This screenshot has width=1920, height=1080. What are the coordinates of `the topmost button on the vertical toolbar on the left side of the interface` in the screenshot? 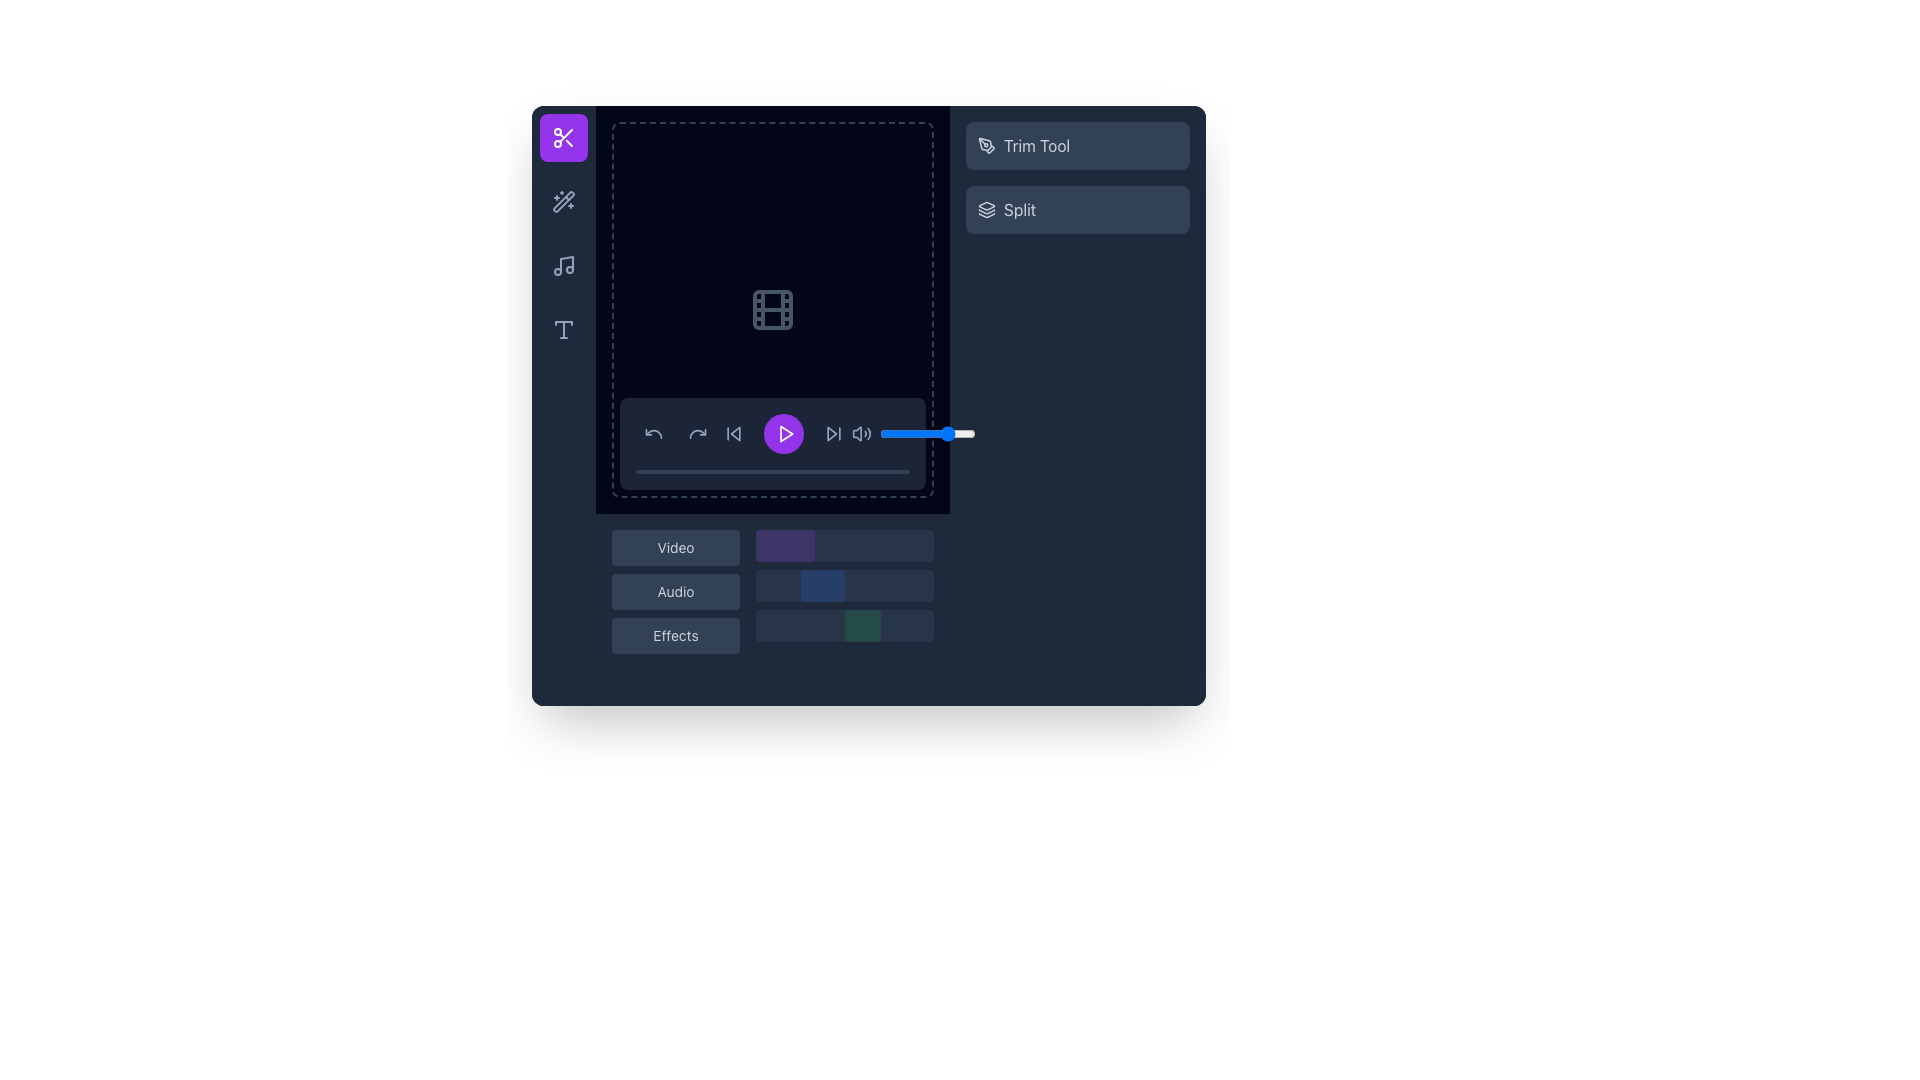 It's located at (563, 137).